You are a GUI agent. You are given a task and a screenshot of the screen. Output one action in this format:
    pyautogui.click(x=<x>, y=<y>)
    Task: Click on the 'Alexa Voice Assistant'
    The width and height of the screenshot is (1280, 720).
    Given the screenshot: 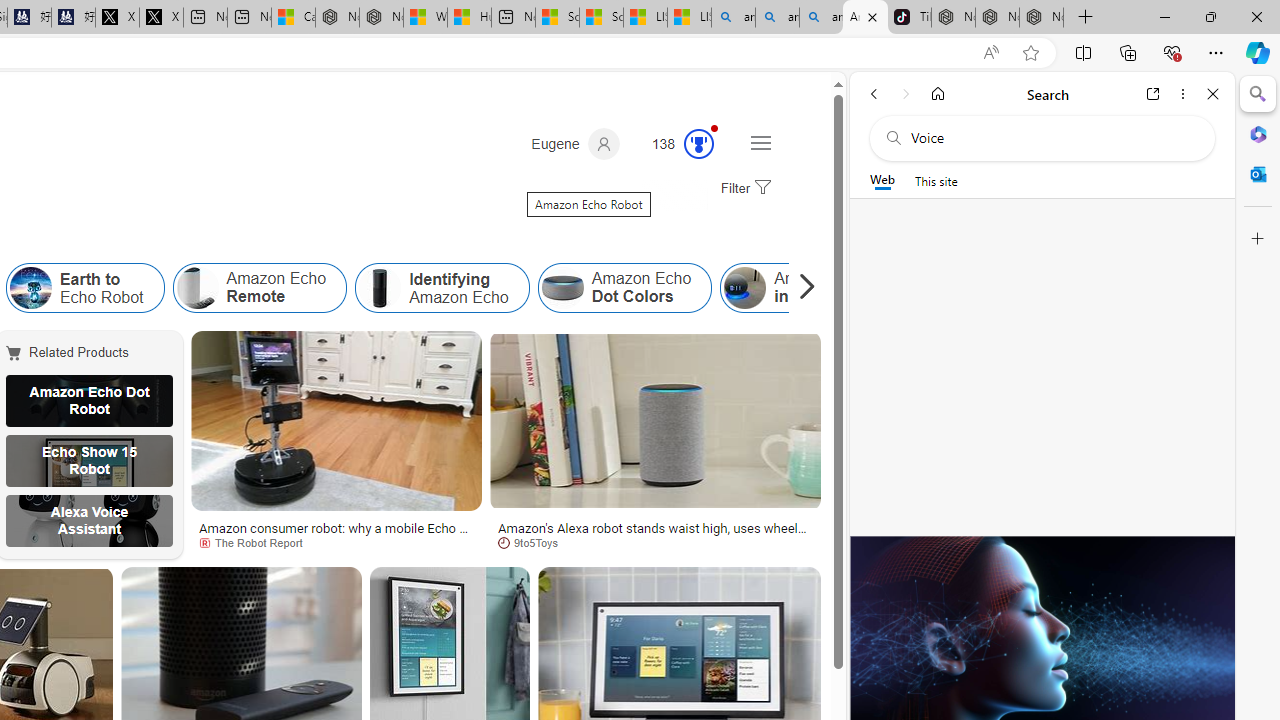 What is the action you would take?
    pyautogui.click(x=88, y=520)
    